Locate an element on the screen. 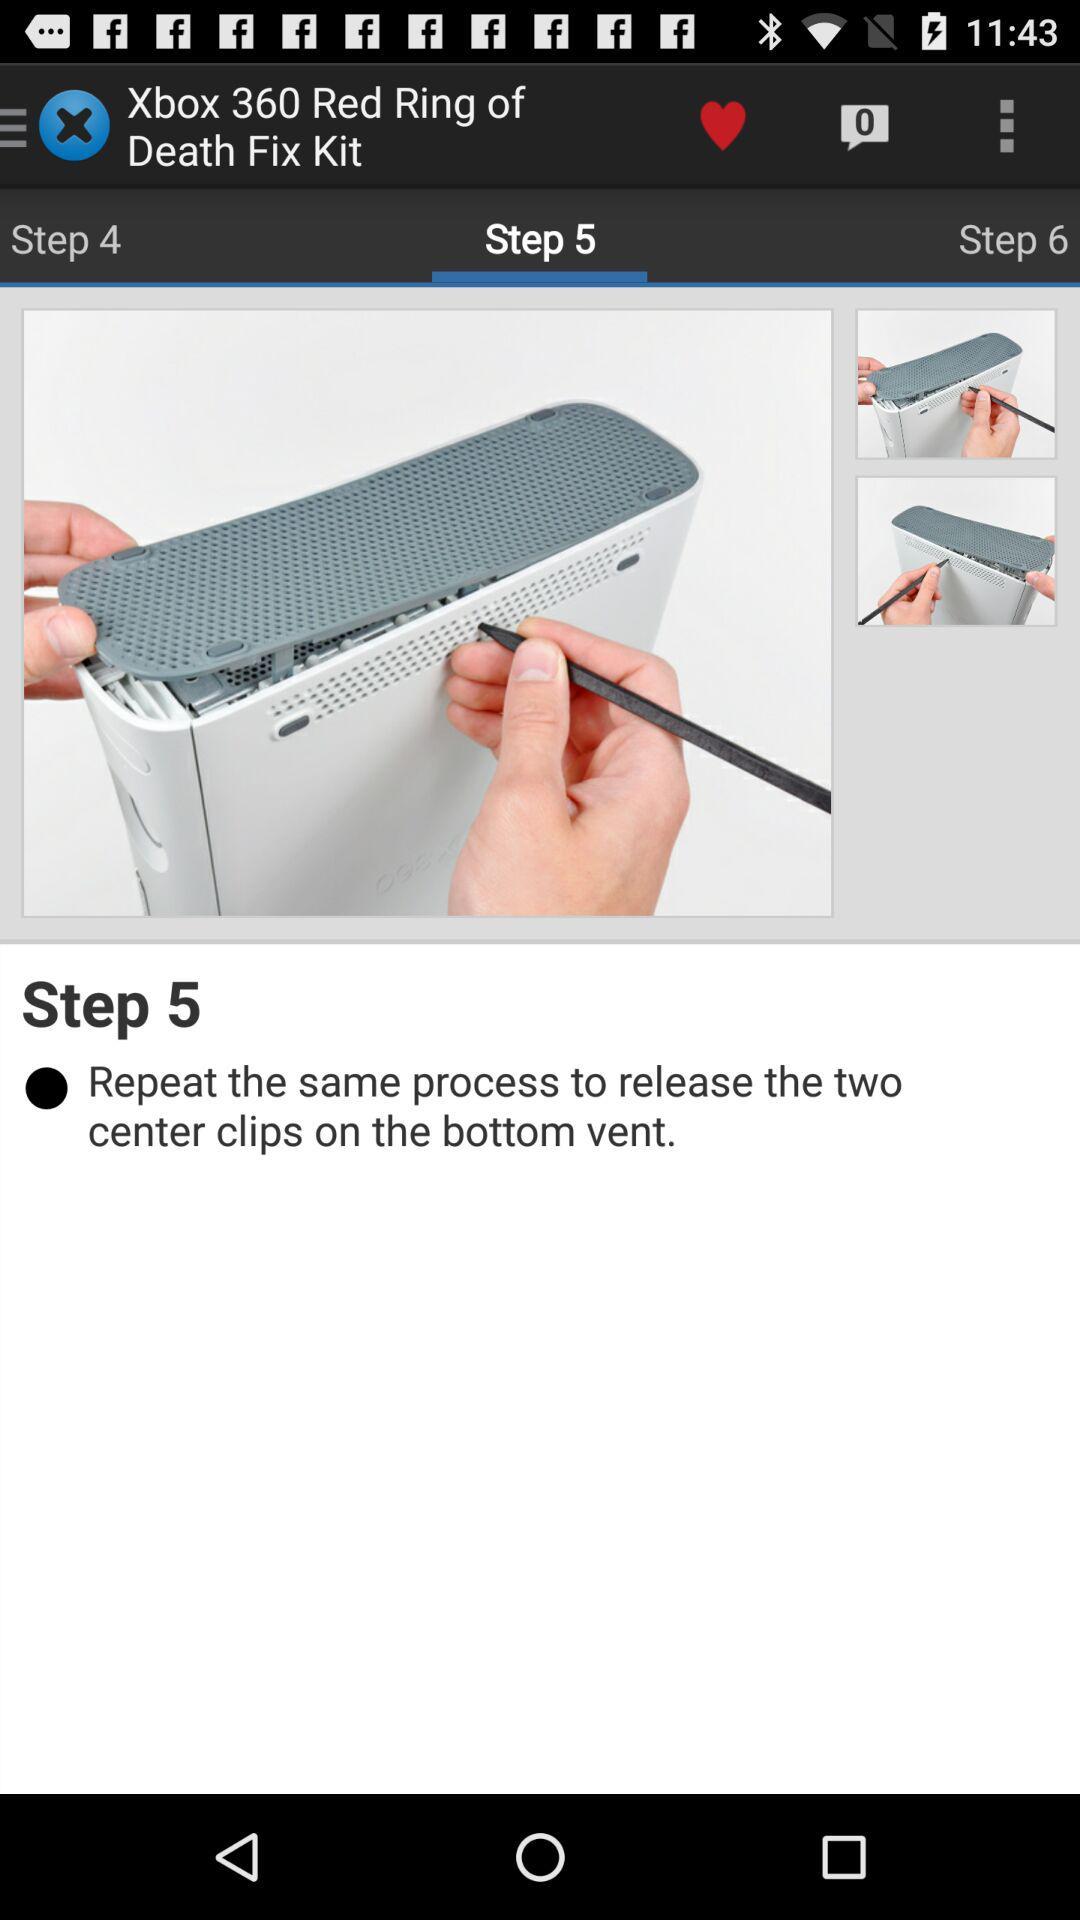  repeat the same icon is located at coordinates (550, 1103).